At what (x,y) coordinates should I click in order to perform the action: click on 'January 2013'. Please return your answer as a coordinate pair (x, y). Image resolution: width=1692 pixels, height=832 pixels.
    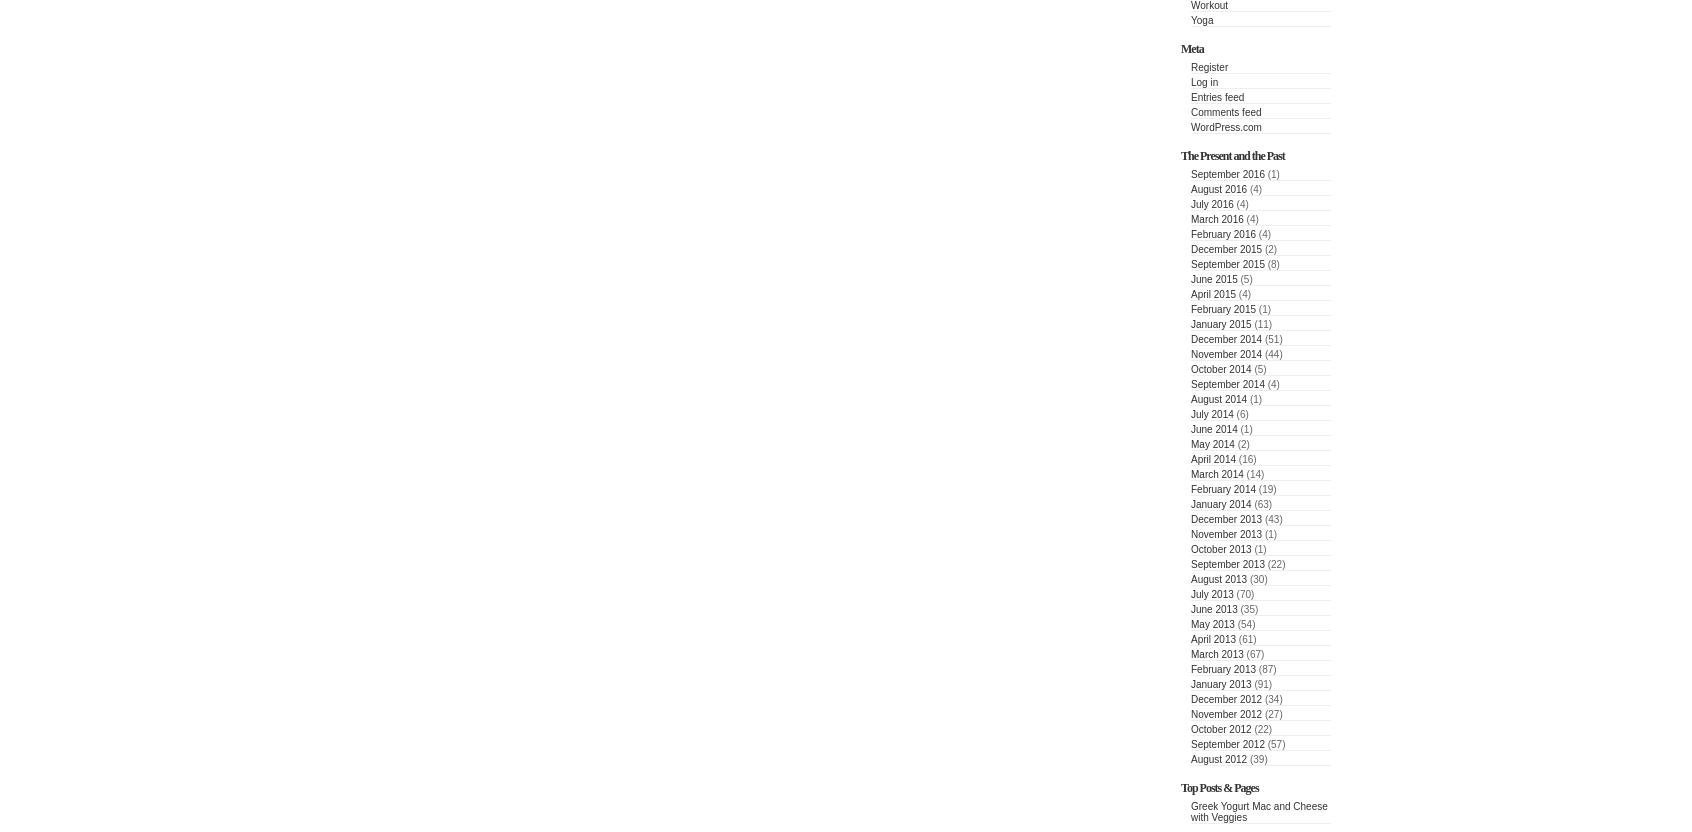
    Looking at the image, I should click on (1220, 683).